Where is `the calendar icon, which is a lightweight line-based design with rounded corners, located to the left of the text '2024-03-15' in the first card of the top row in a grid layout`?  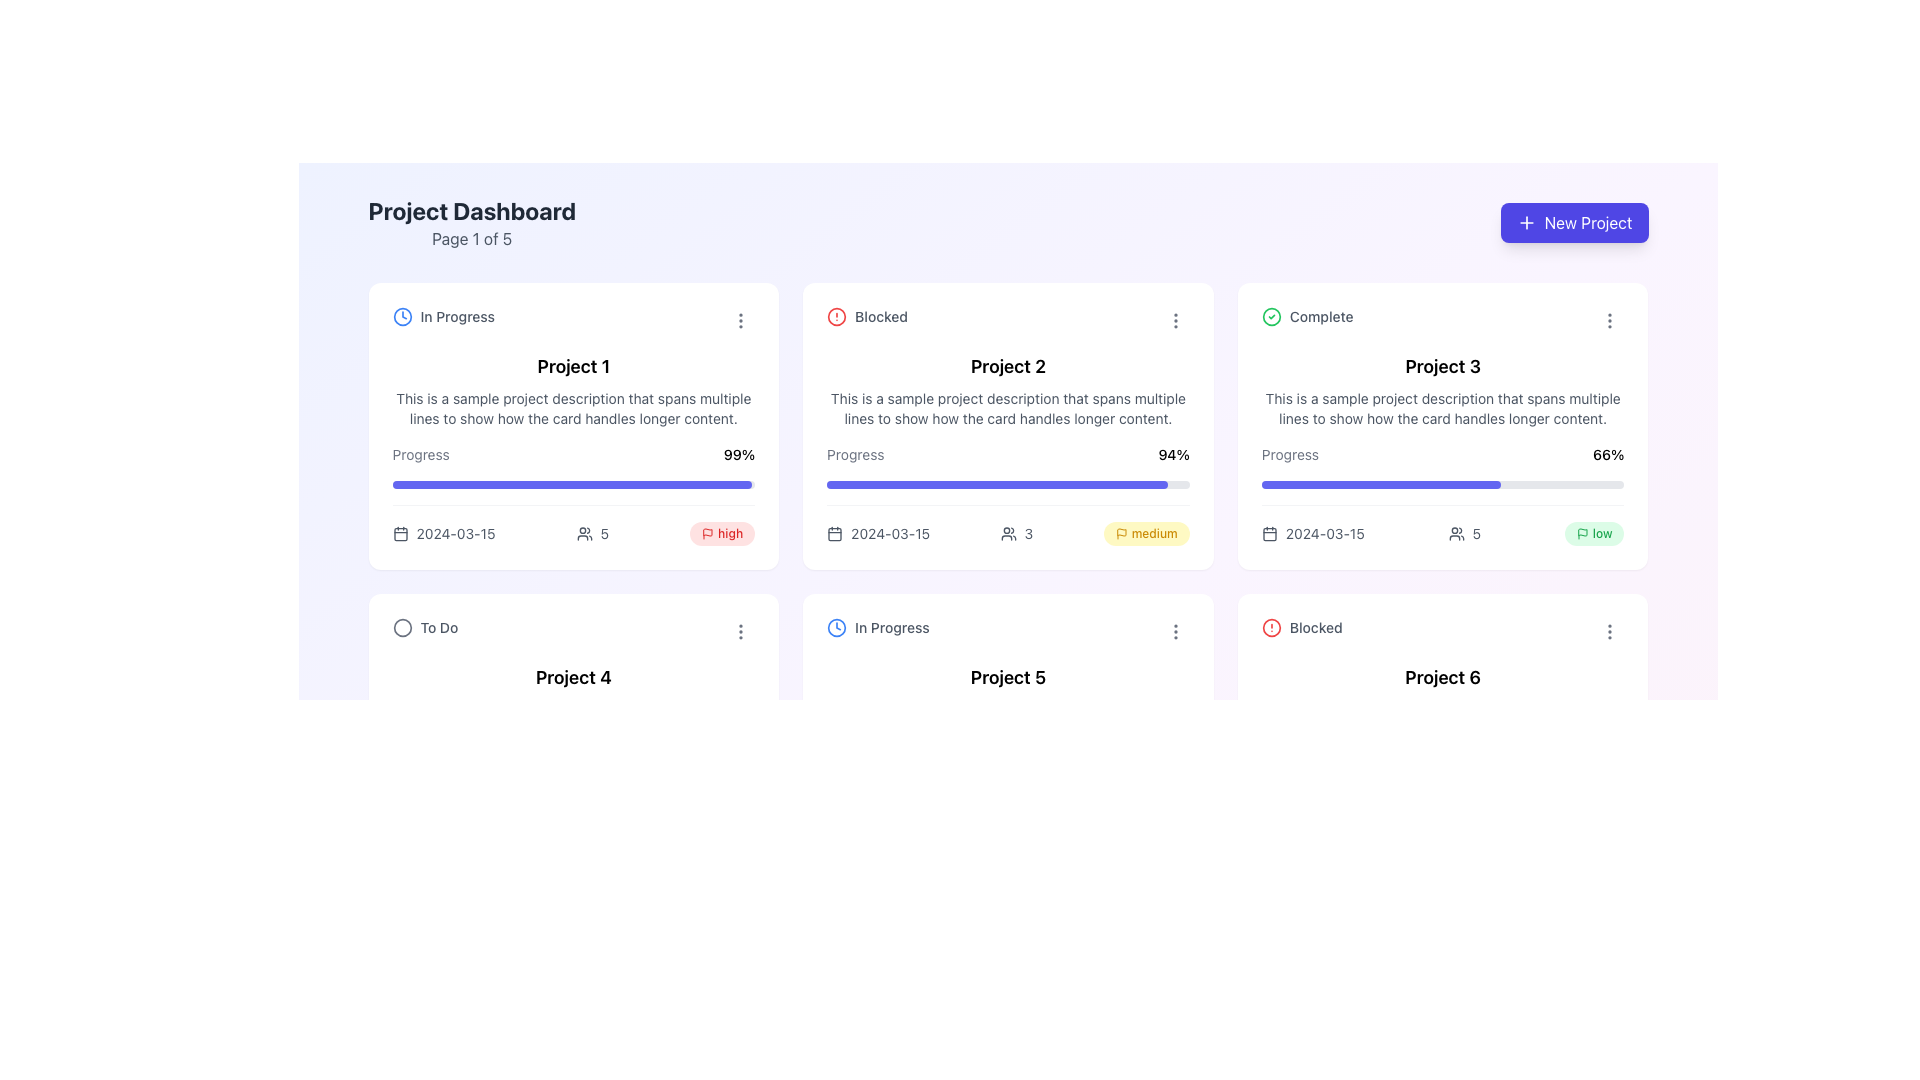 the calendar icon, which is a lightweight line-based design with rounded corners, located to the left of the text '2024-03-15' in the first card of the top row in a grid layout is located at coordinates (400, 532).